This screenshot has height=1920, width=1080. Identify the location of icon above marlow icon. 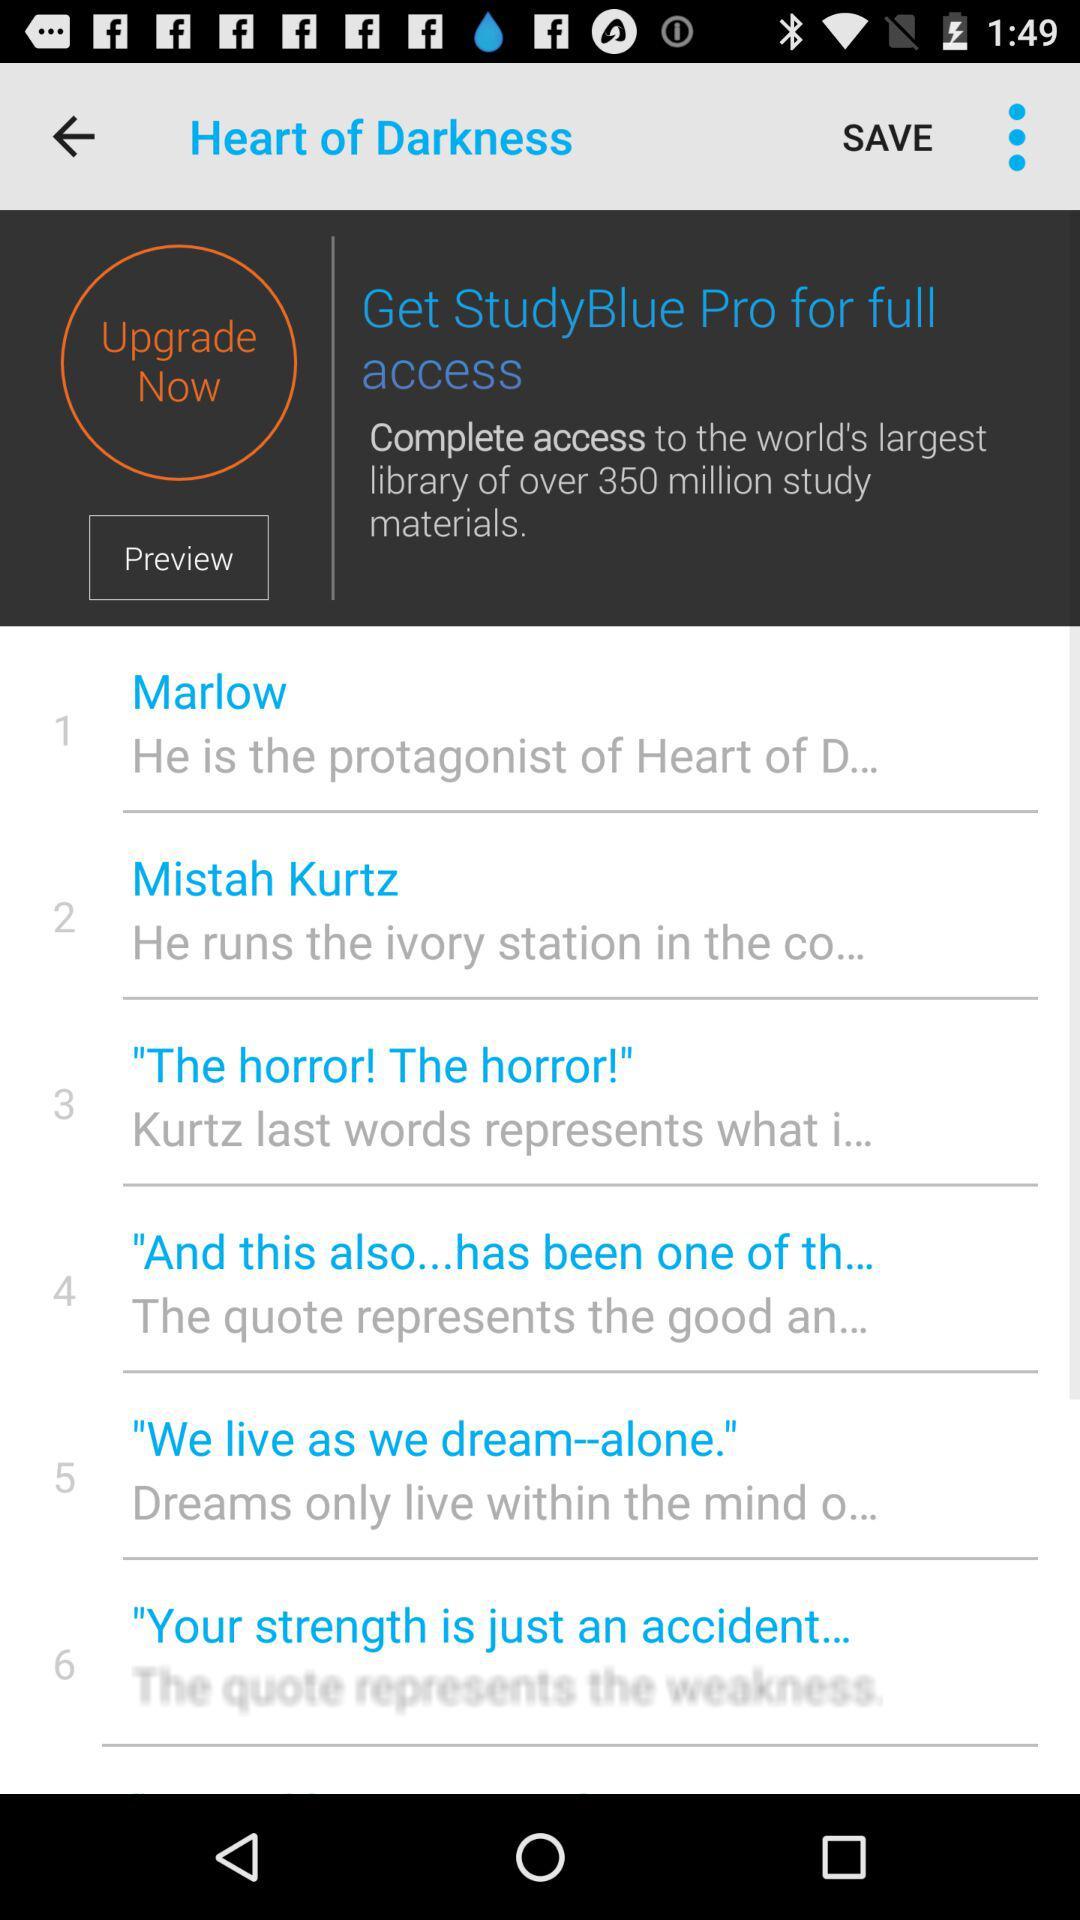
(331, 417).